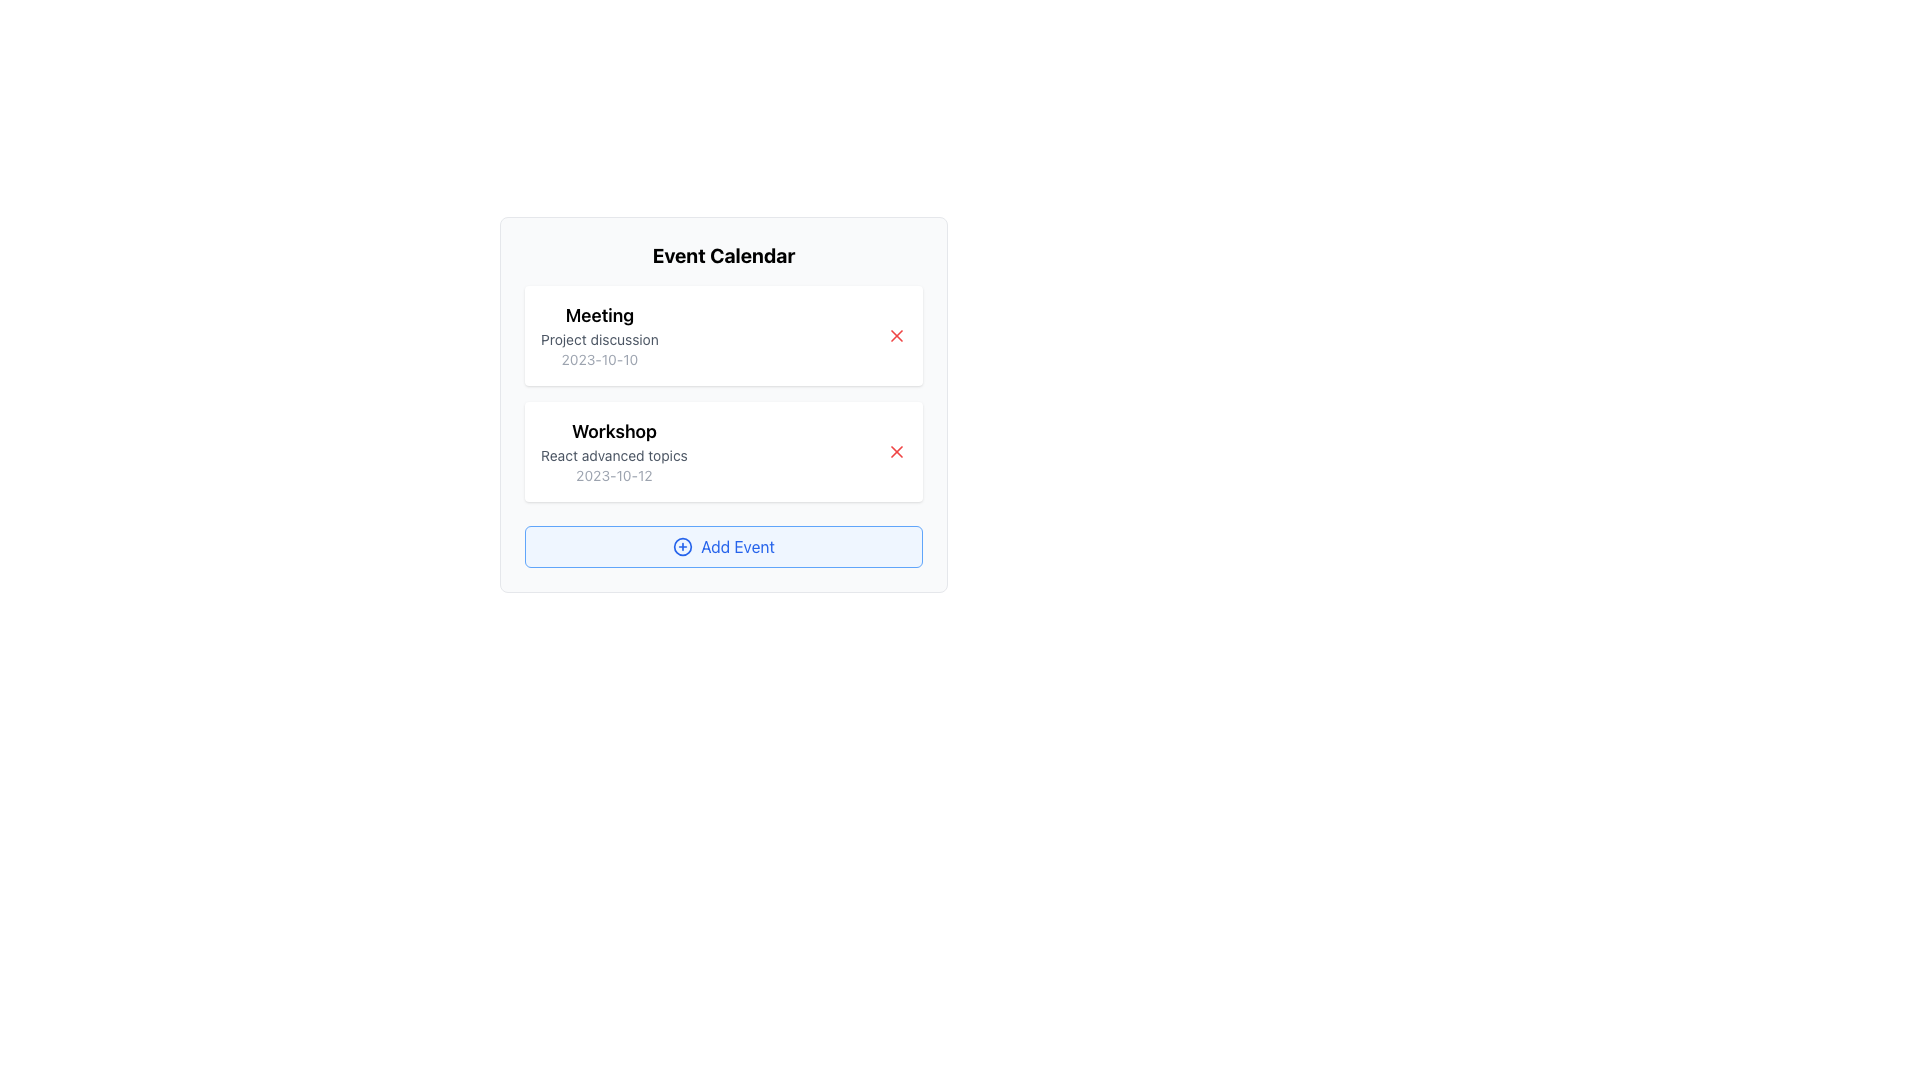 The height and width of the screenshot is (1080, 1920). What do you see at coordinates (896, 451) in the screenshot?
I see `the red 'X' button on the far-right side of the 'Workshop' event` at bounding box center [896, 451].